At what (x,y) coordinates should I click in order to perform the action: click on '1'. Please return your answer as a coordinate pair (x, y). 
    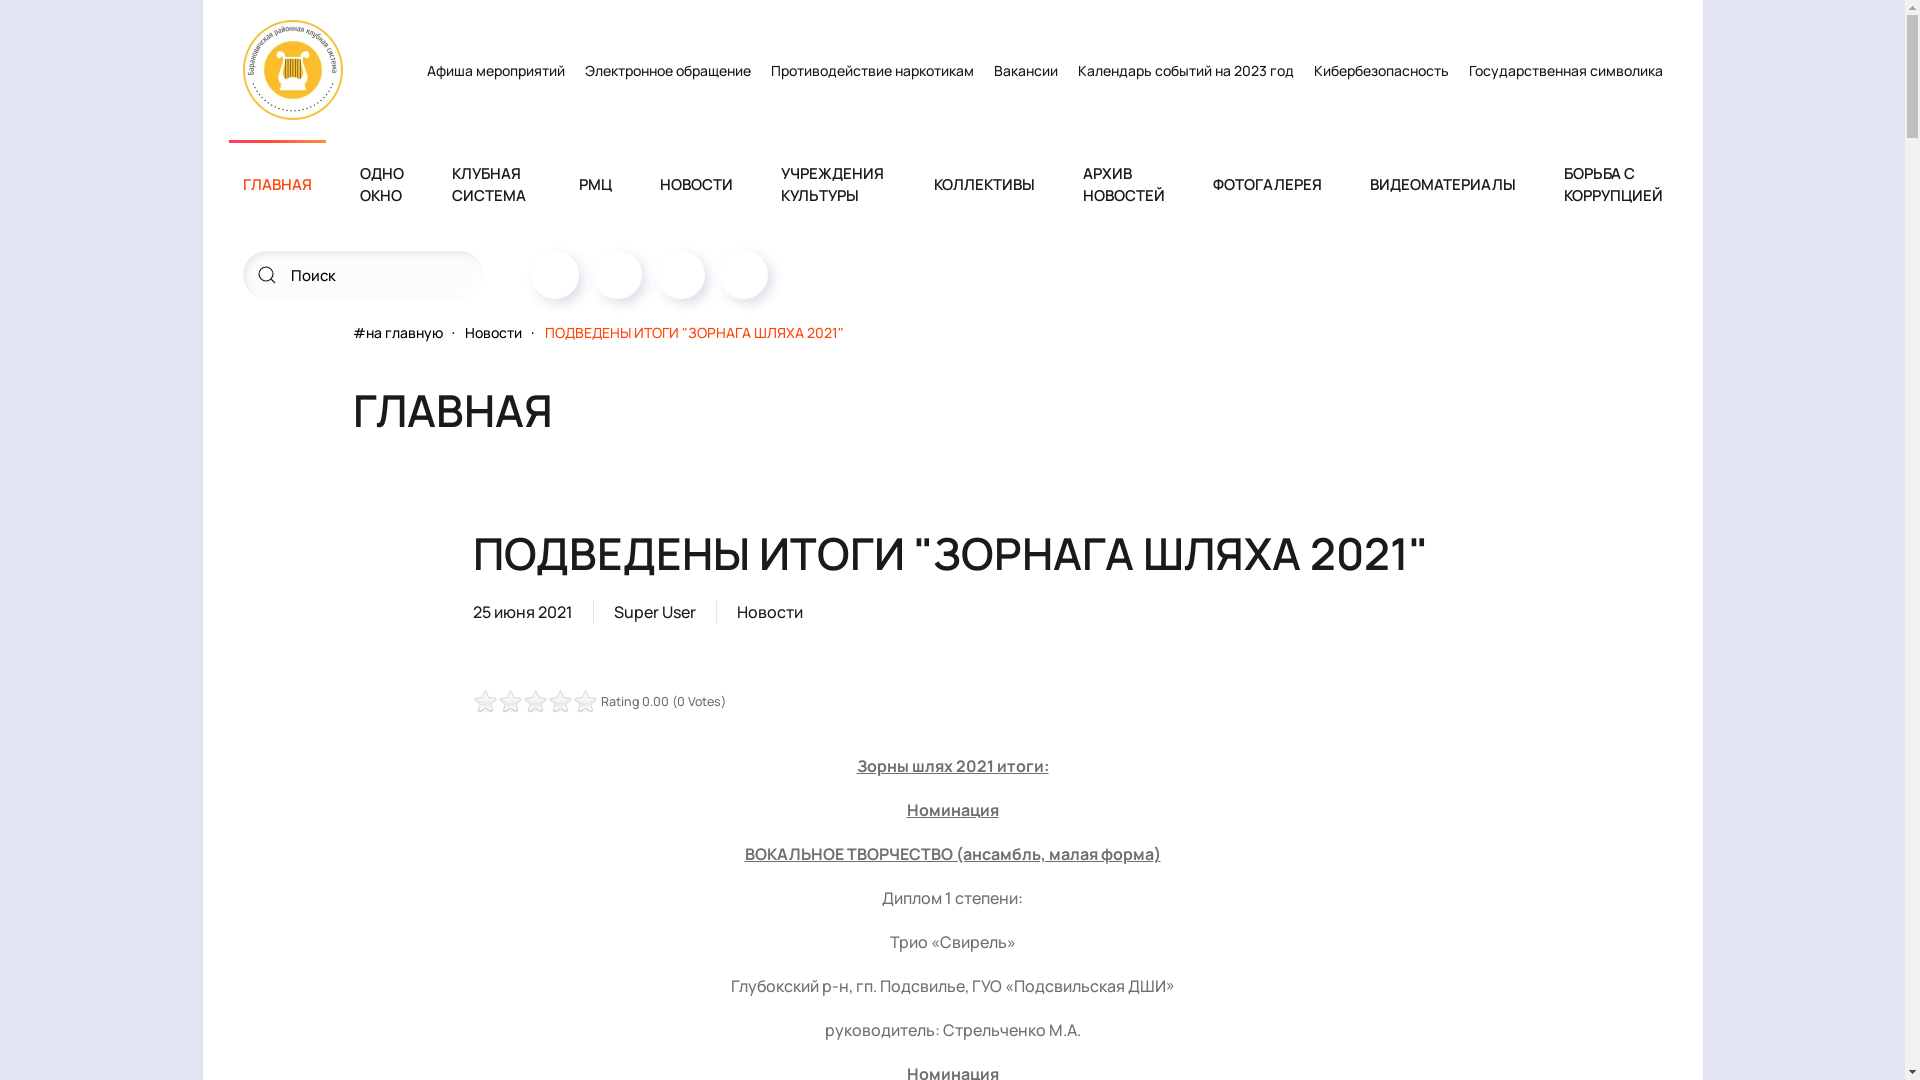
    Looking at the image, I should click on (522, 700).